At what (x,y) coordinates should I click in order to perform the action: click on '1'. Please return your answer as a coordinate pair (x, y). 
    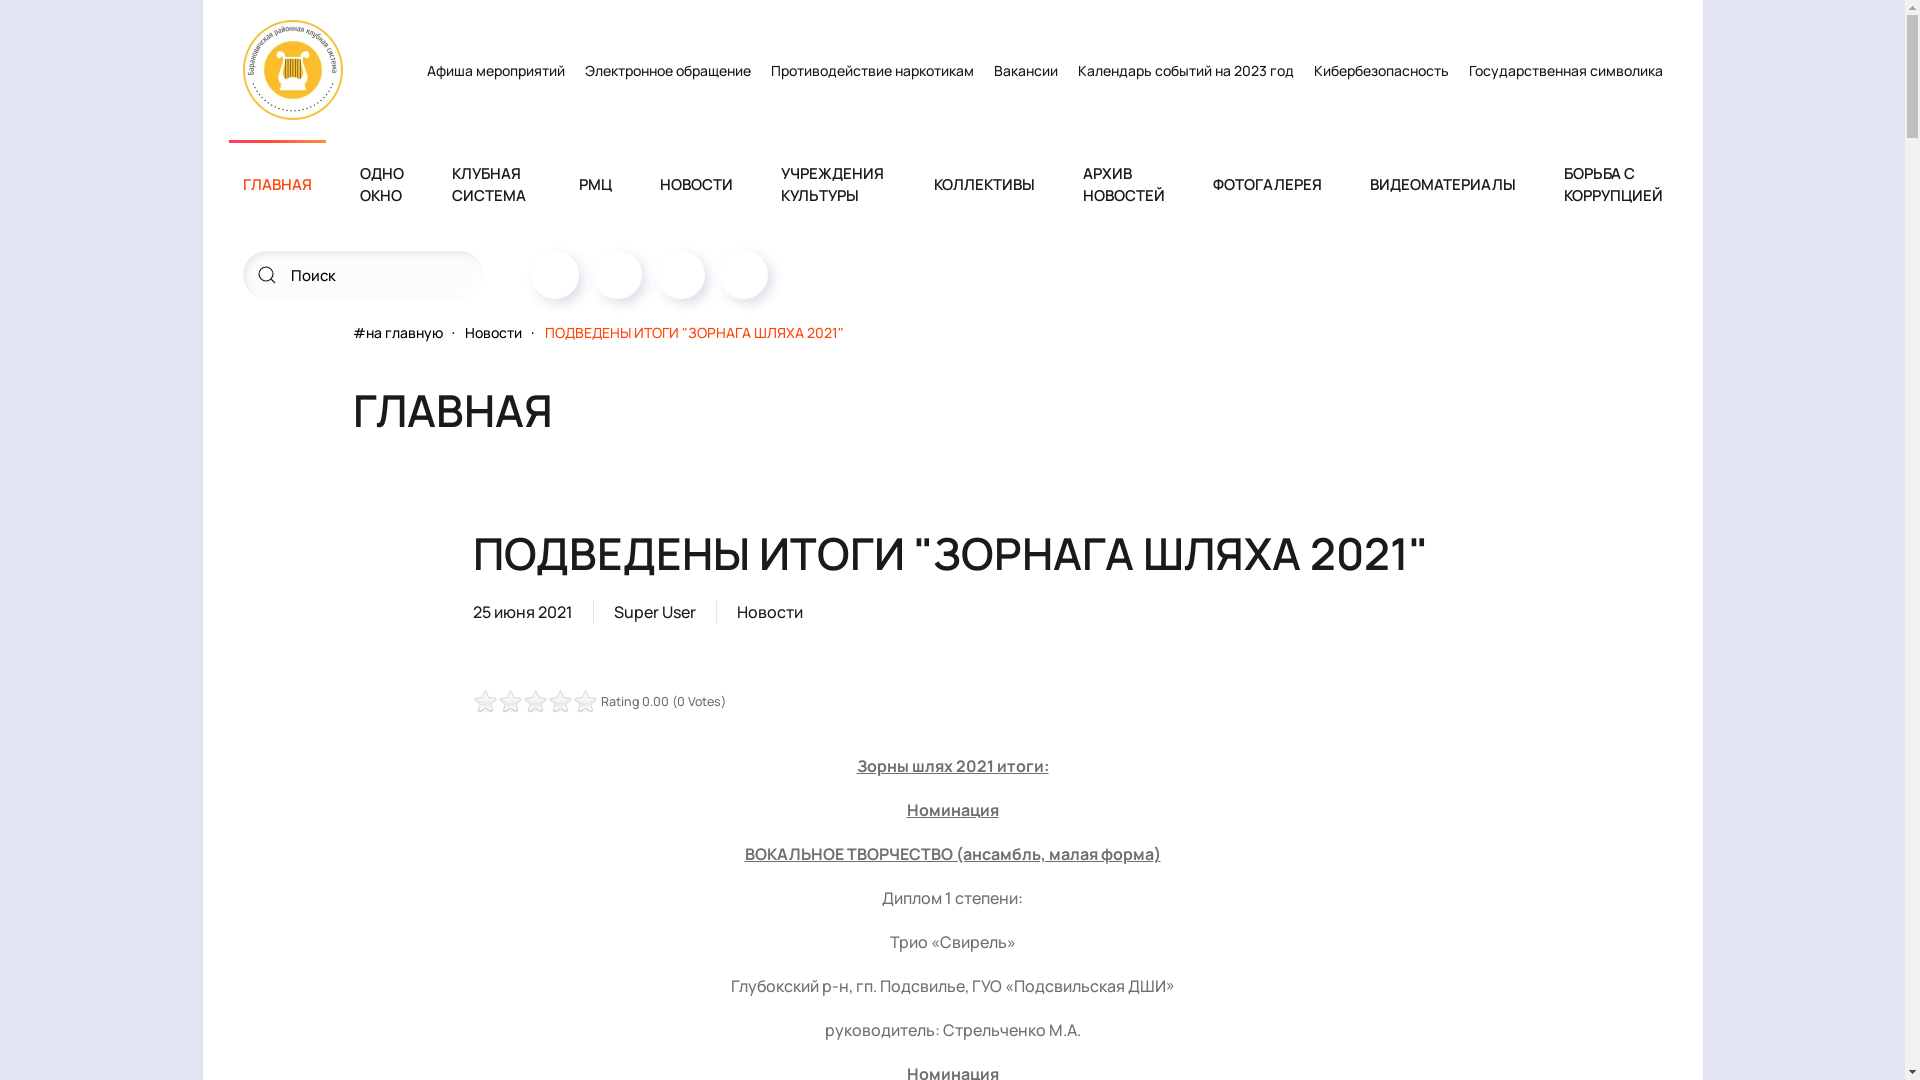
    Looking at the image, I should click on (522, 700).